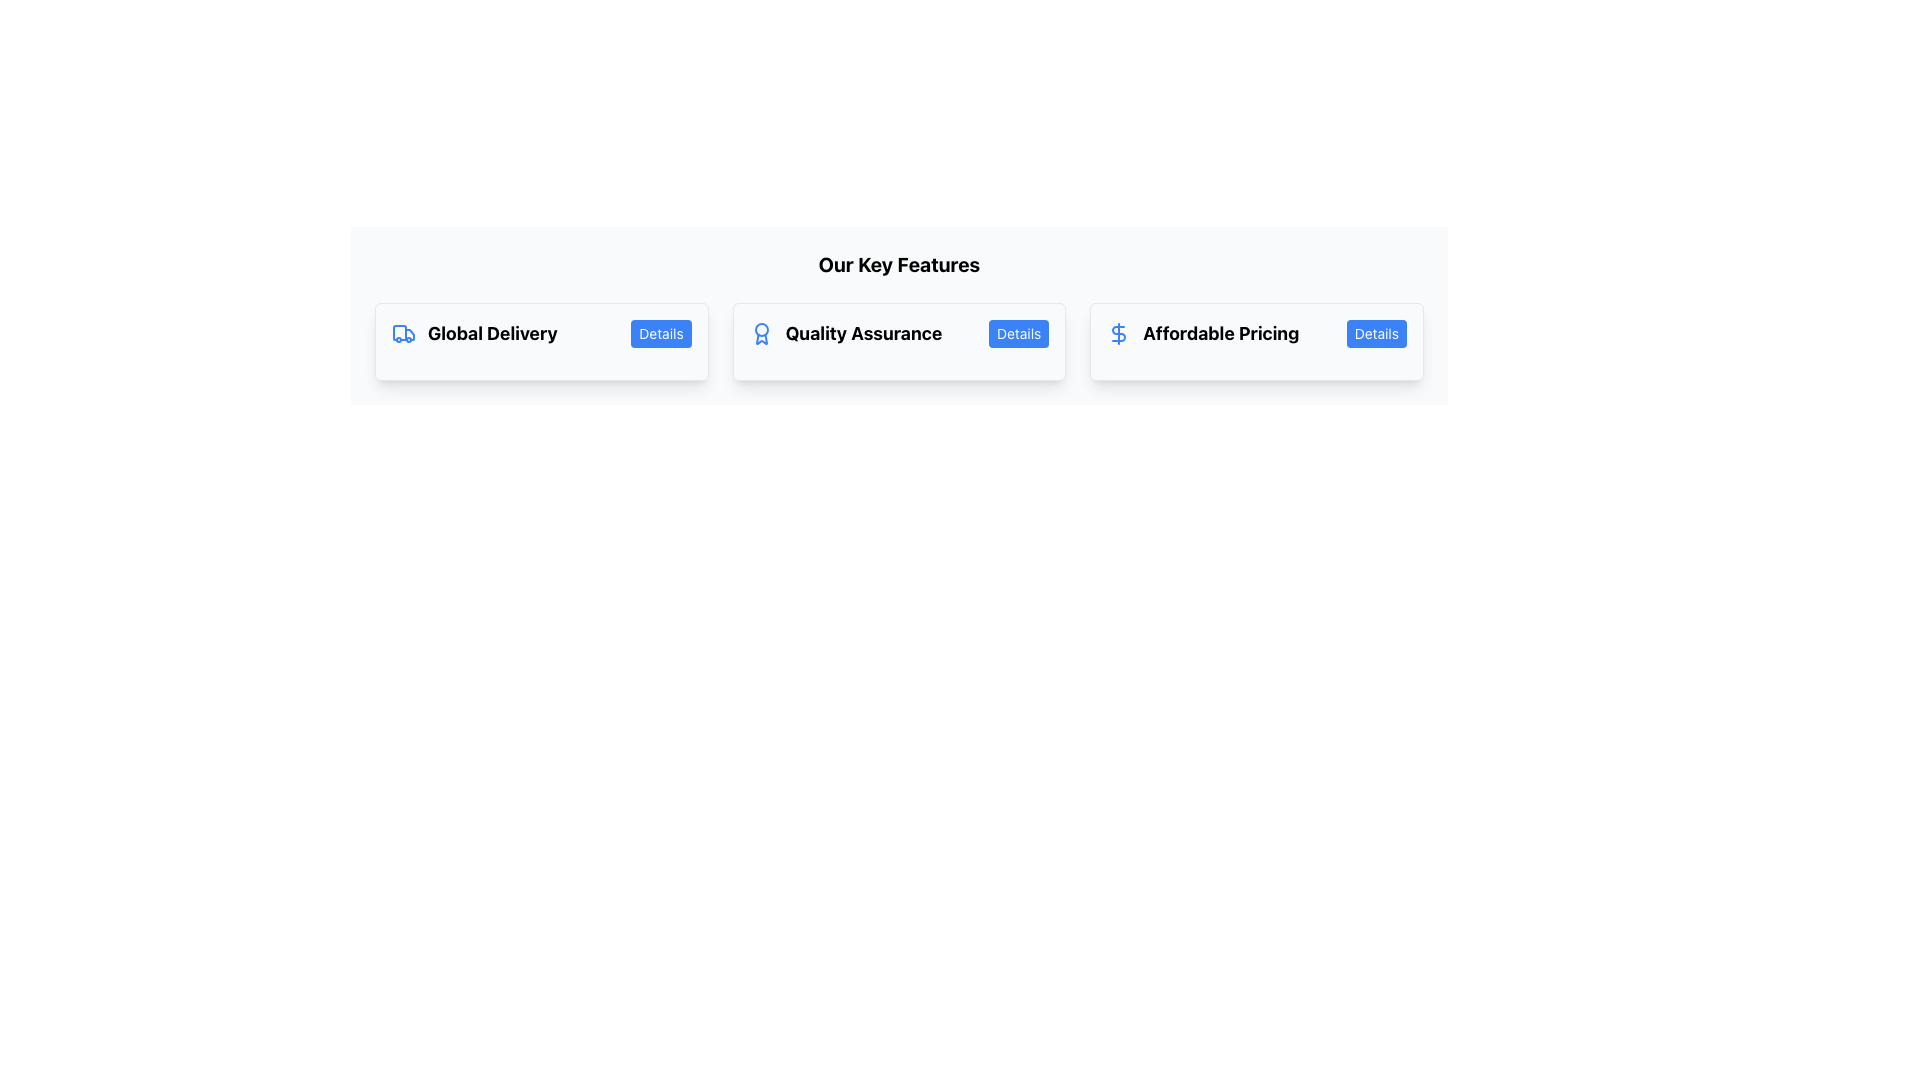  I want to click on the icon in the Feature Highlight Section, which is the second section in the three-column grid structure below 'Our Key Features', so click(898, 341).